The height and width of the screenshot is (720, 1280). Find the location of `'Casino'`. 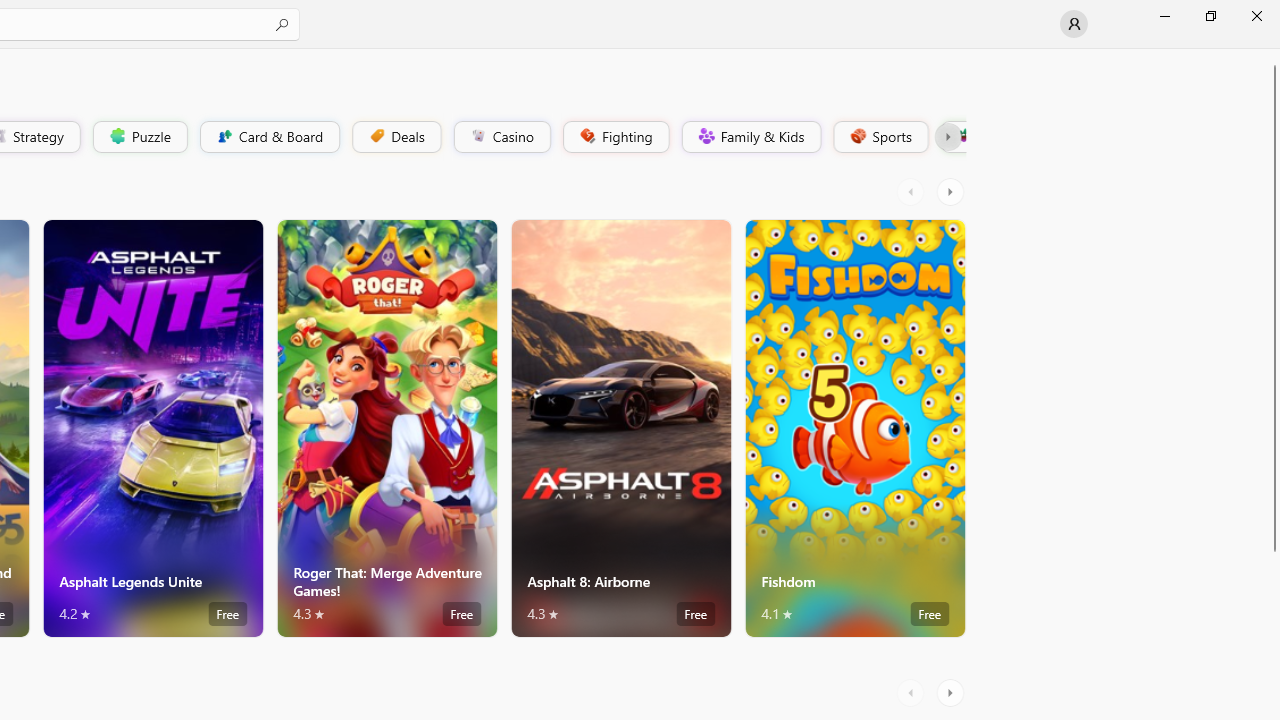

'Casino' is located at coordinates (501, 135).